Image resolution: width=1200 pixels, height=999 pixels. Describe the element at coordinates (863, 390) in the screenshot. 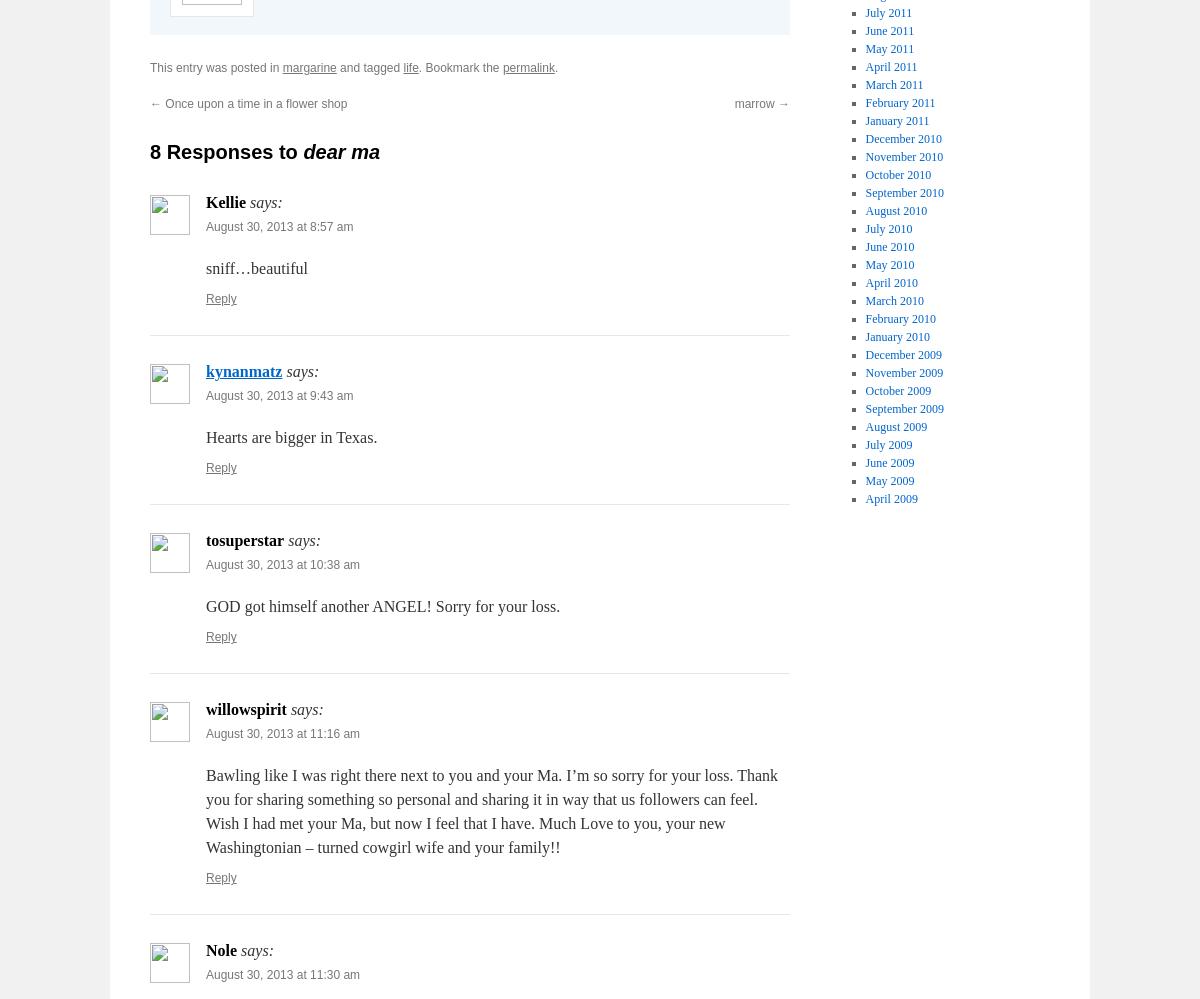

I see `'October 2009'` at that location.